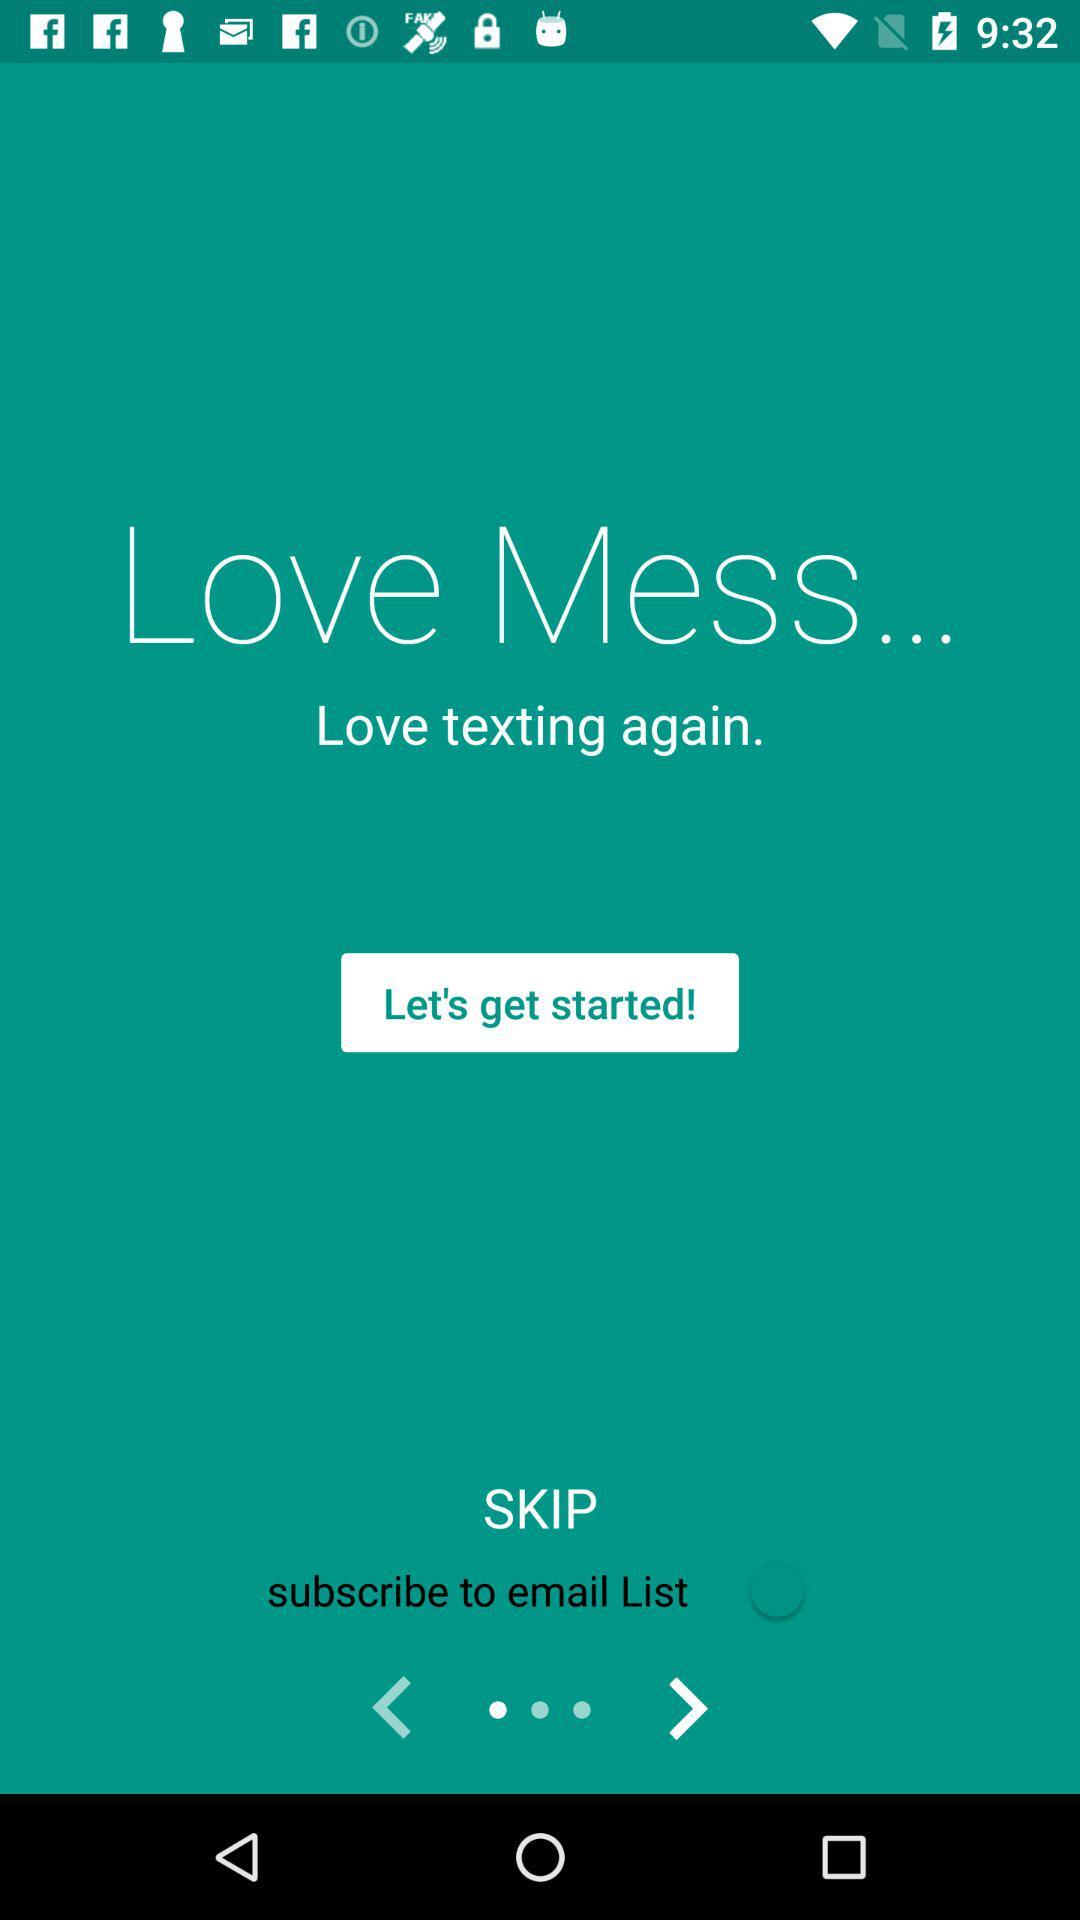  Describe the element at coordinates (540, 1507) in the screenshot. I see `the skip item` at that location.